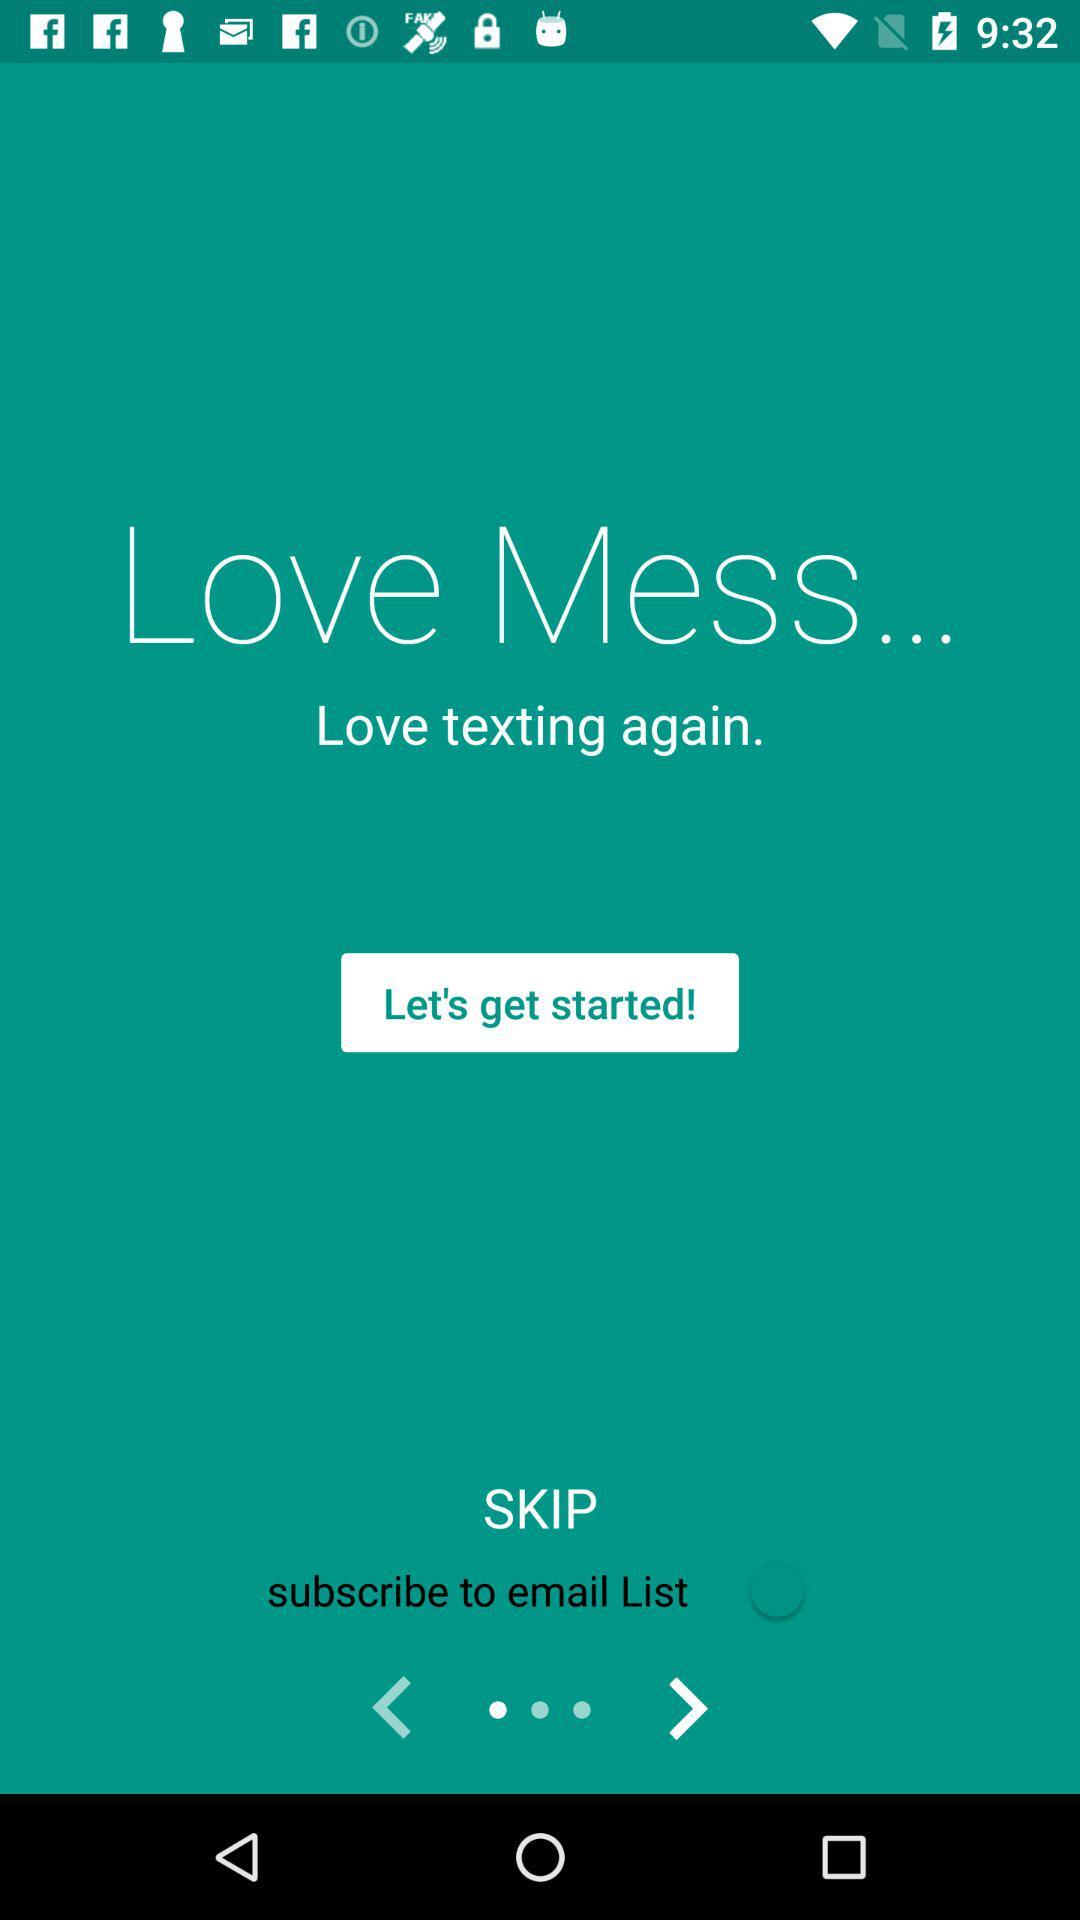  Describe the element at coordinates (540, 1507) in the screenshot. I see `the skip item` at that location.